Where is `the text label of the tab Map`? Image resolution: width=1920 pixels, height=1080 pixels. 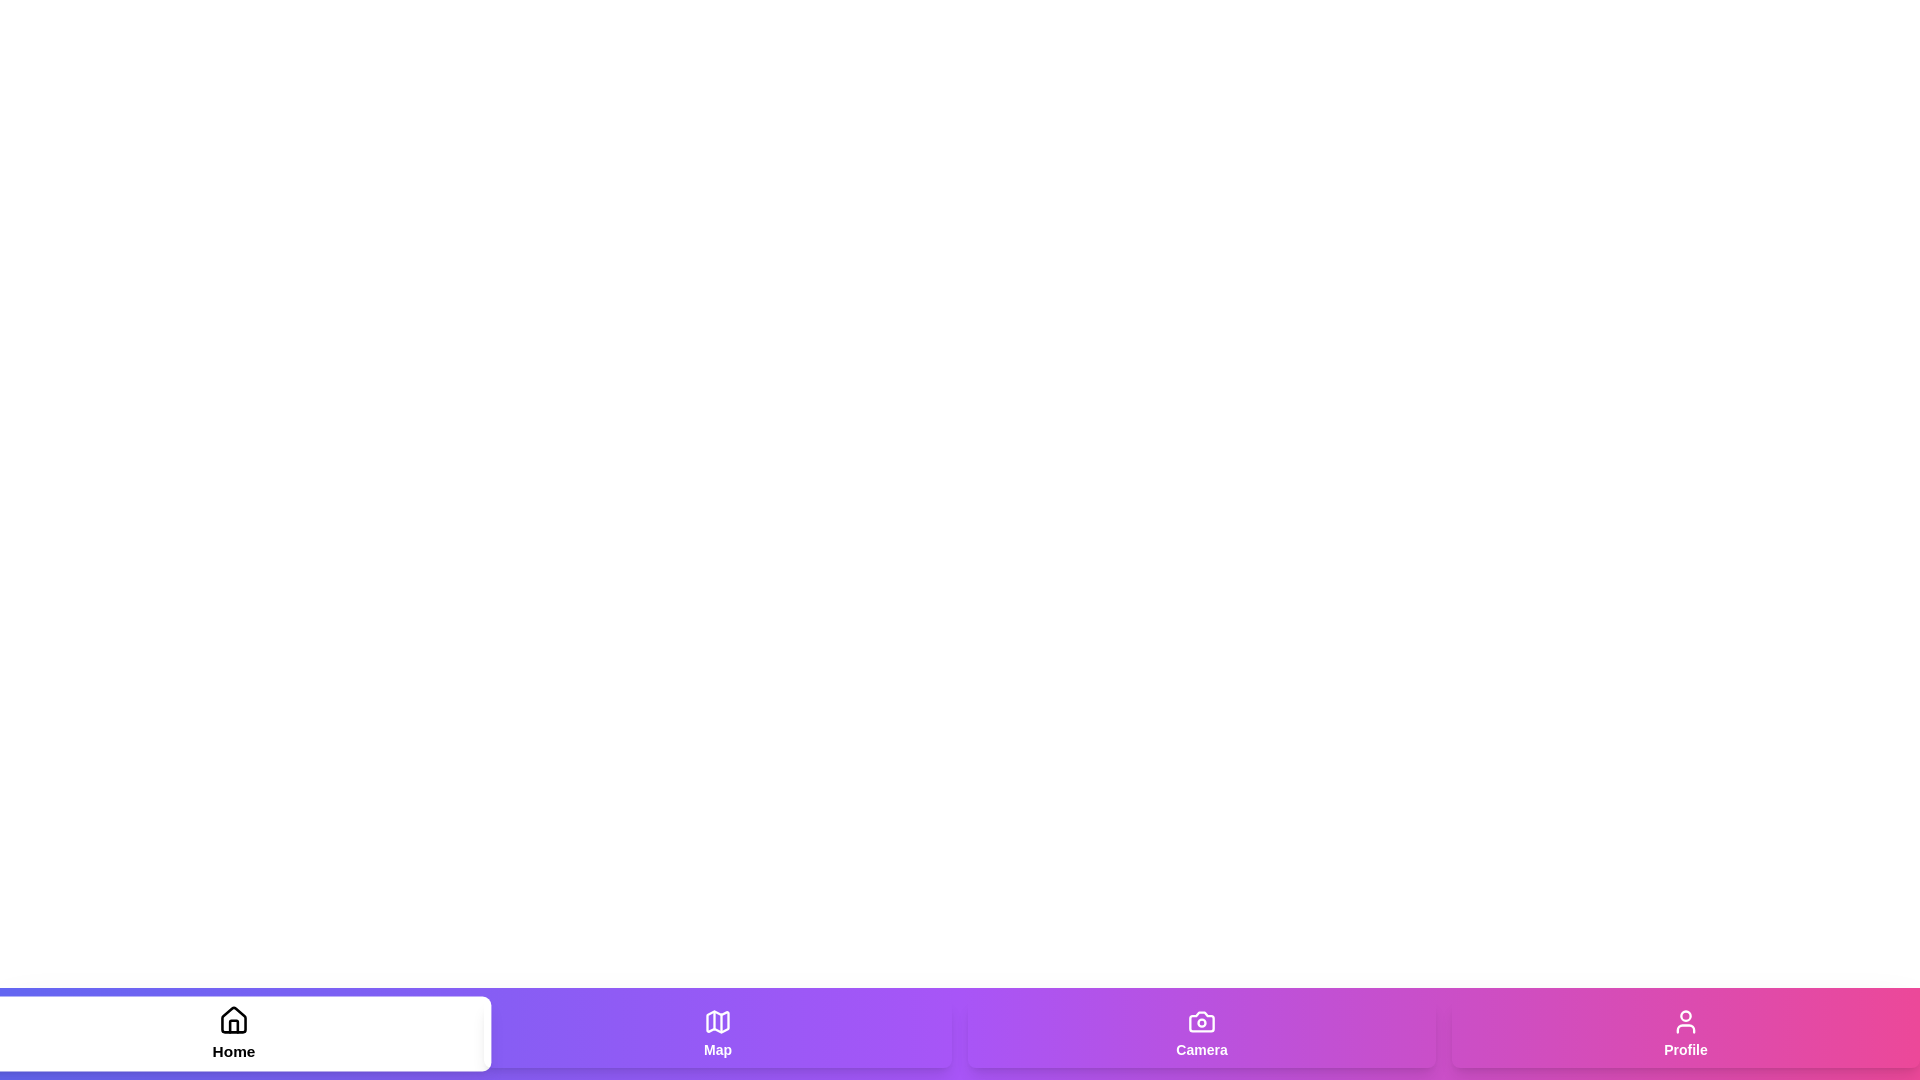 the text label of the tab Map is located at coordinates (718, 1048).